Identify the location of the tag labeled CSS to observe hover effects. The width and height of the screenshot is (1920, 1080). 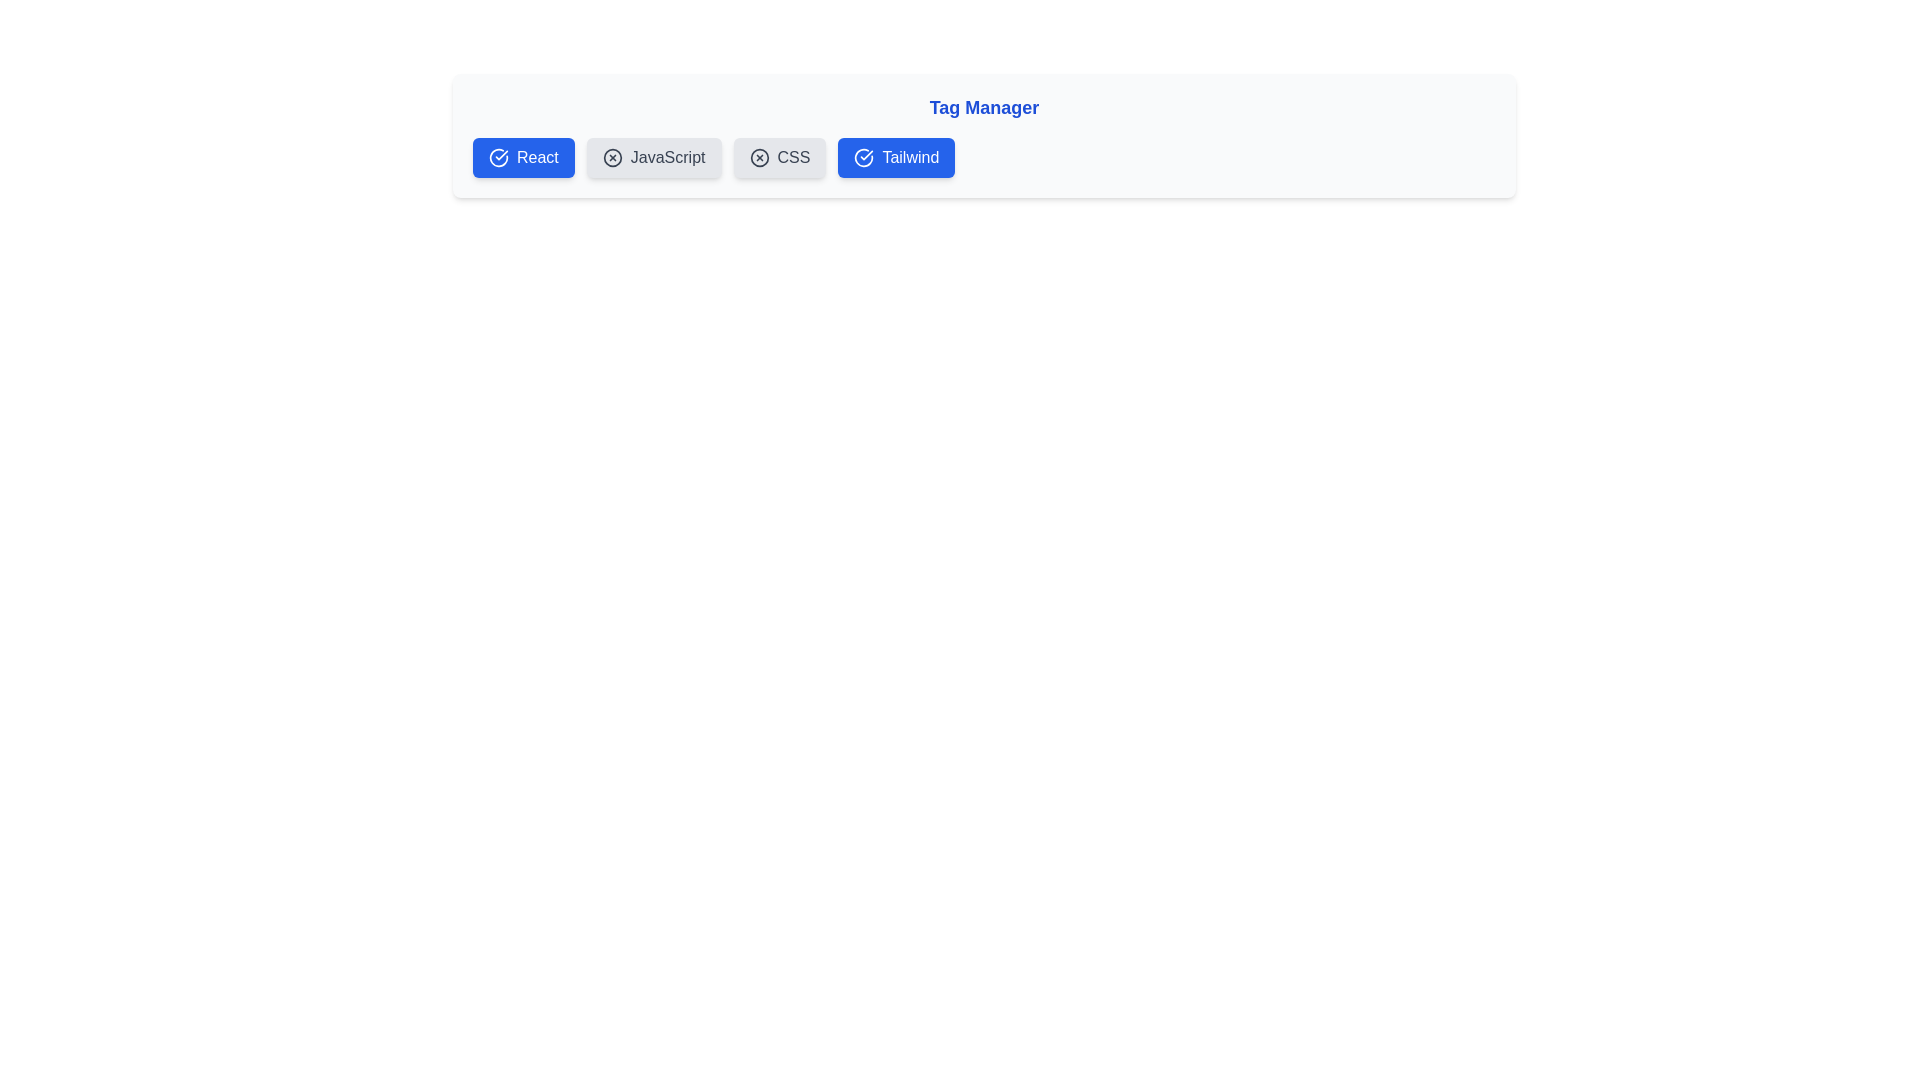
(778, 157).